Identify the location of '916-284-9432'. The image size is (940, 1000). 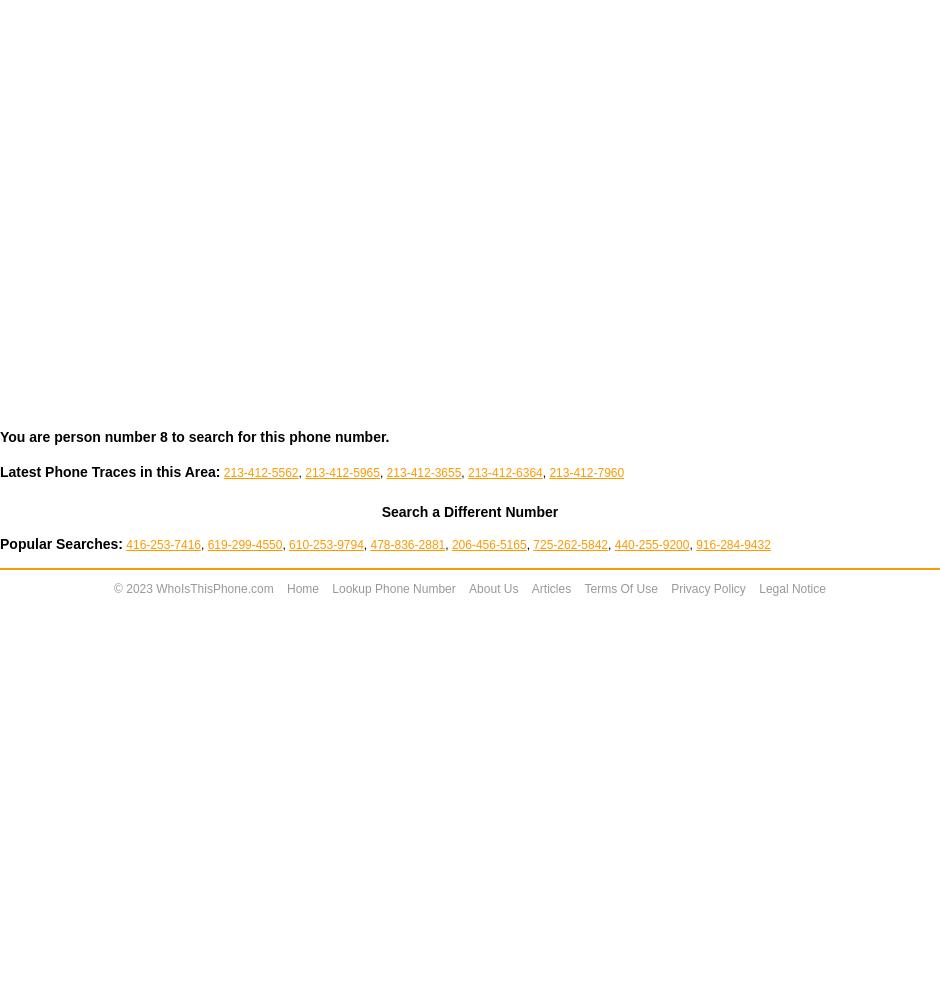
(733, 545).